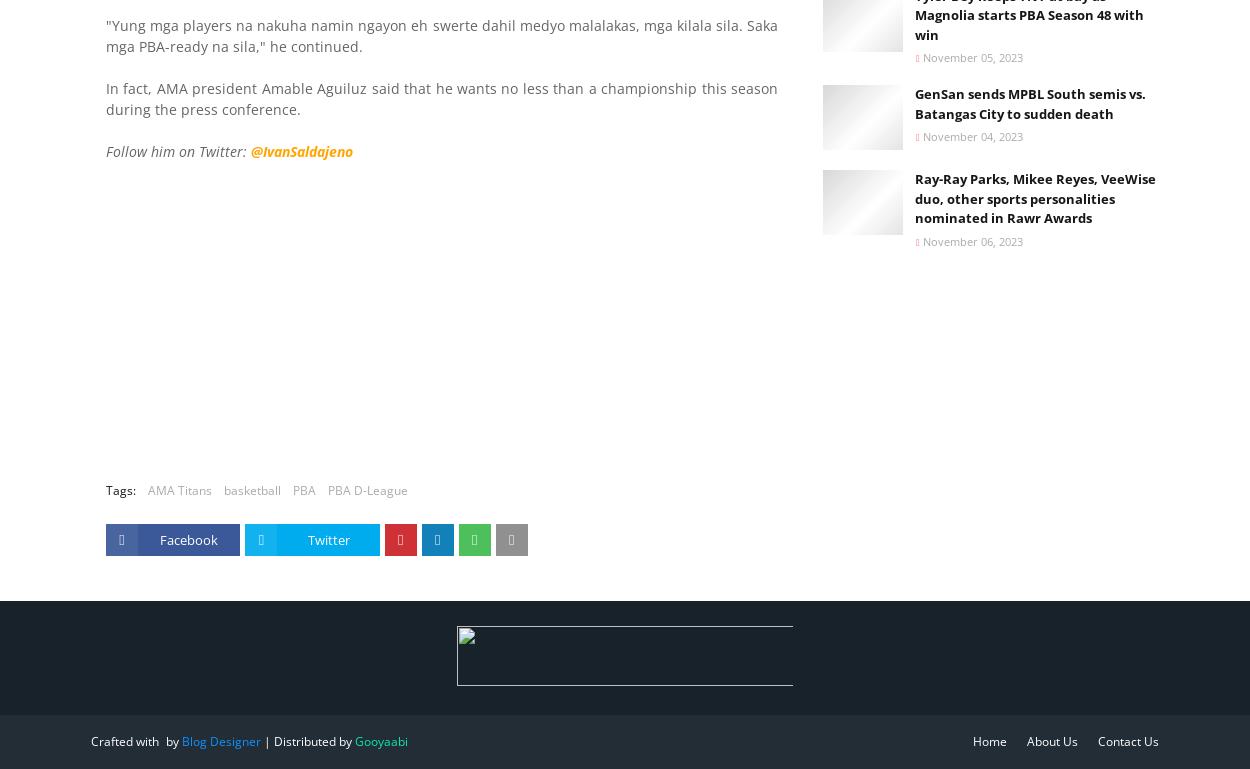  I want to click on 'Blog Designer', so click(182, 740).